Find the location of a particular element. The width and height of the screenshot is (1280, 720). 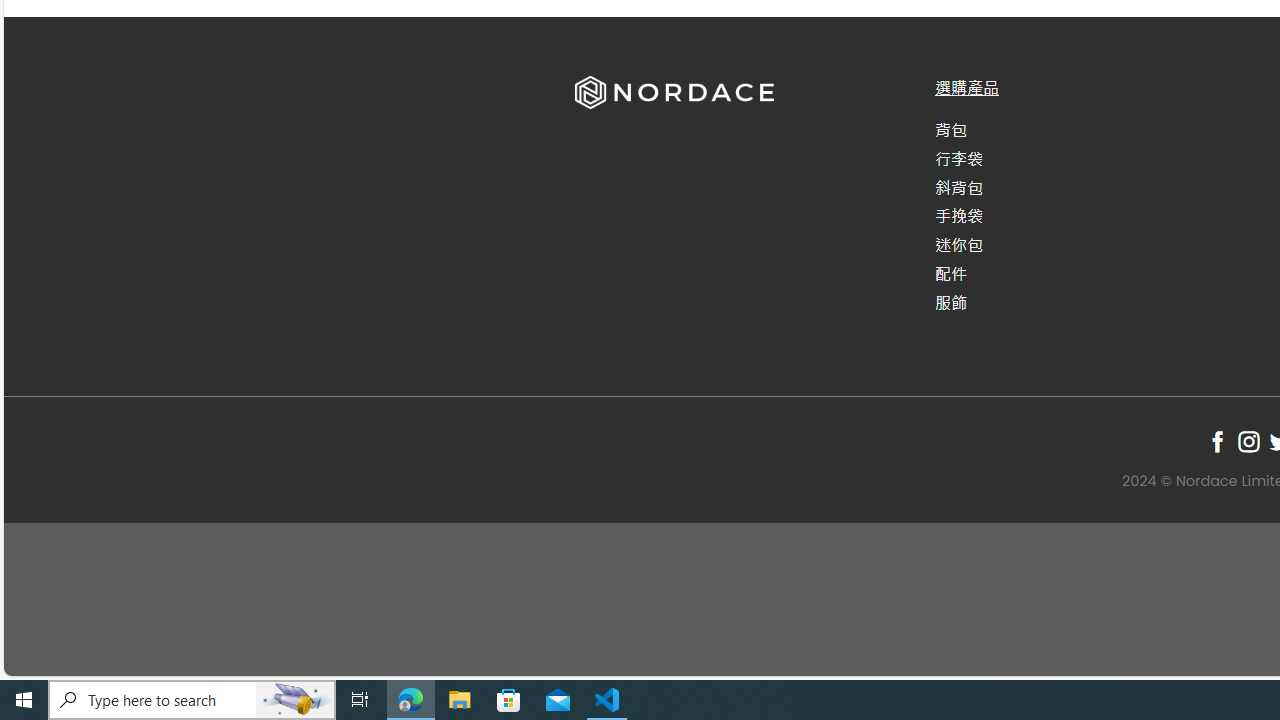

'Follow on Facebook' is located at coordinates (1216, 440).